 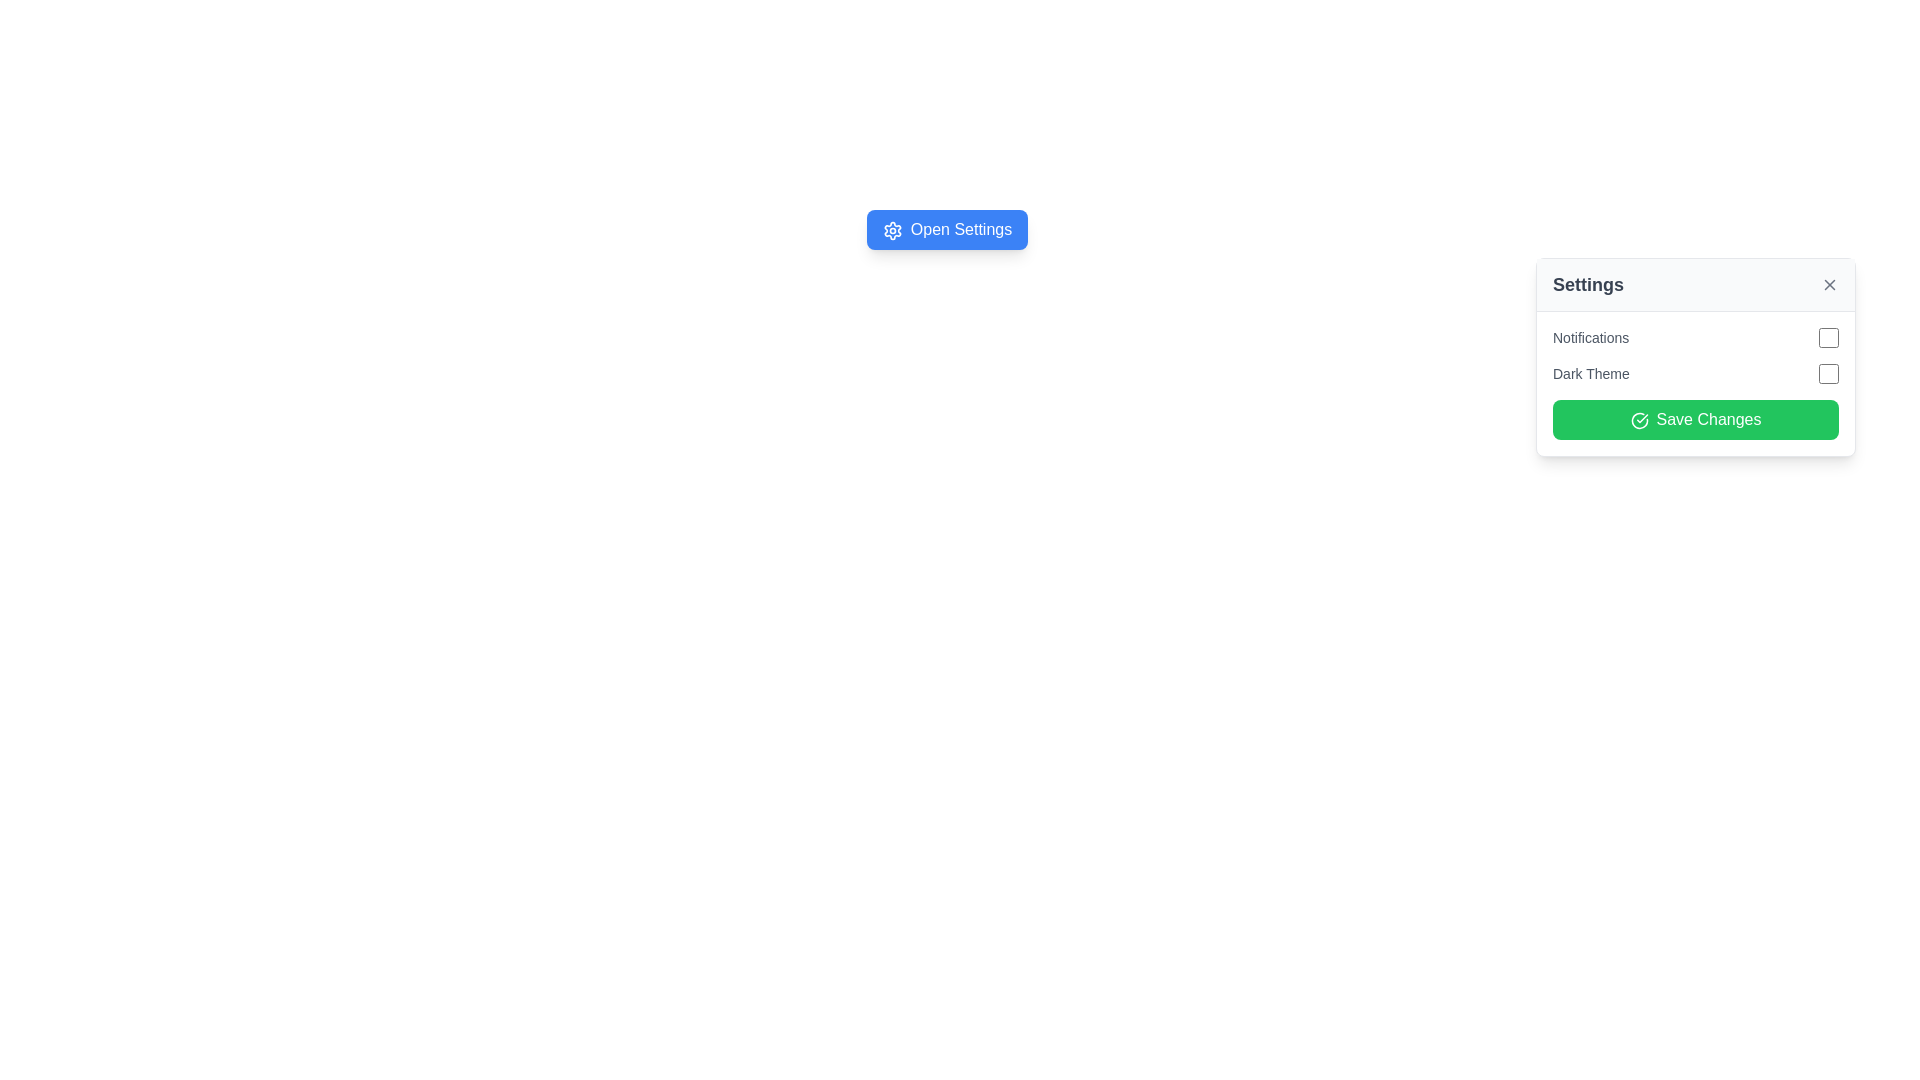 What do you see at coordinates (1694, 384) in the screenshot?
I see `the group of form controls within the settings section that includes 'Notifications' and 'Dark Theme' options` at bounding box center [1694, 384].